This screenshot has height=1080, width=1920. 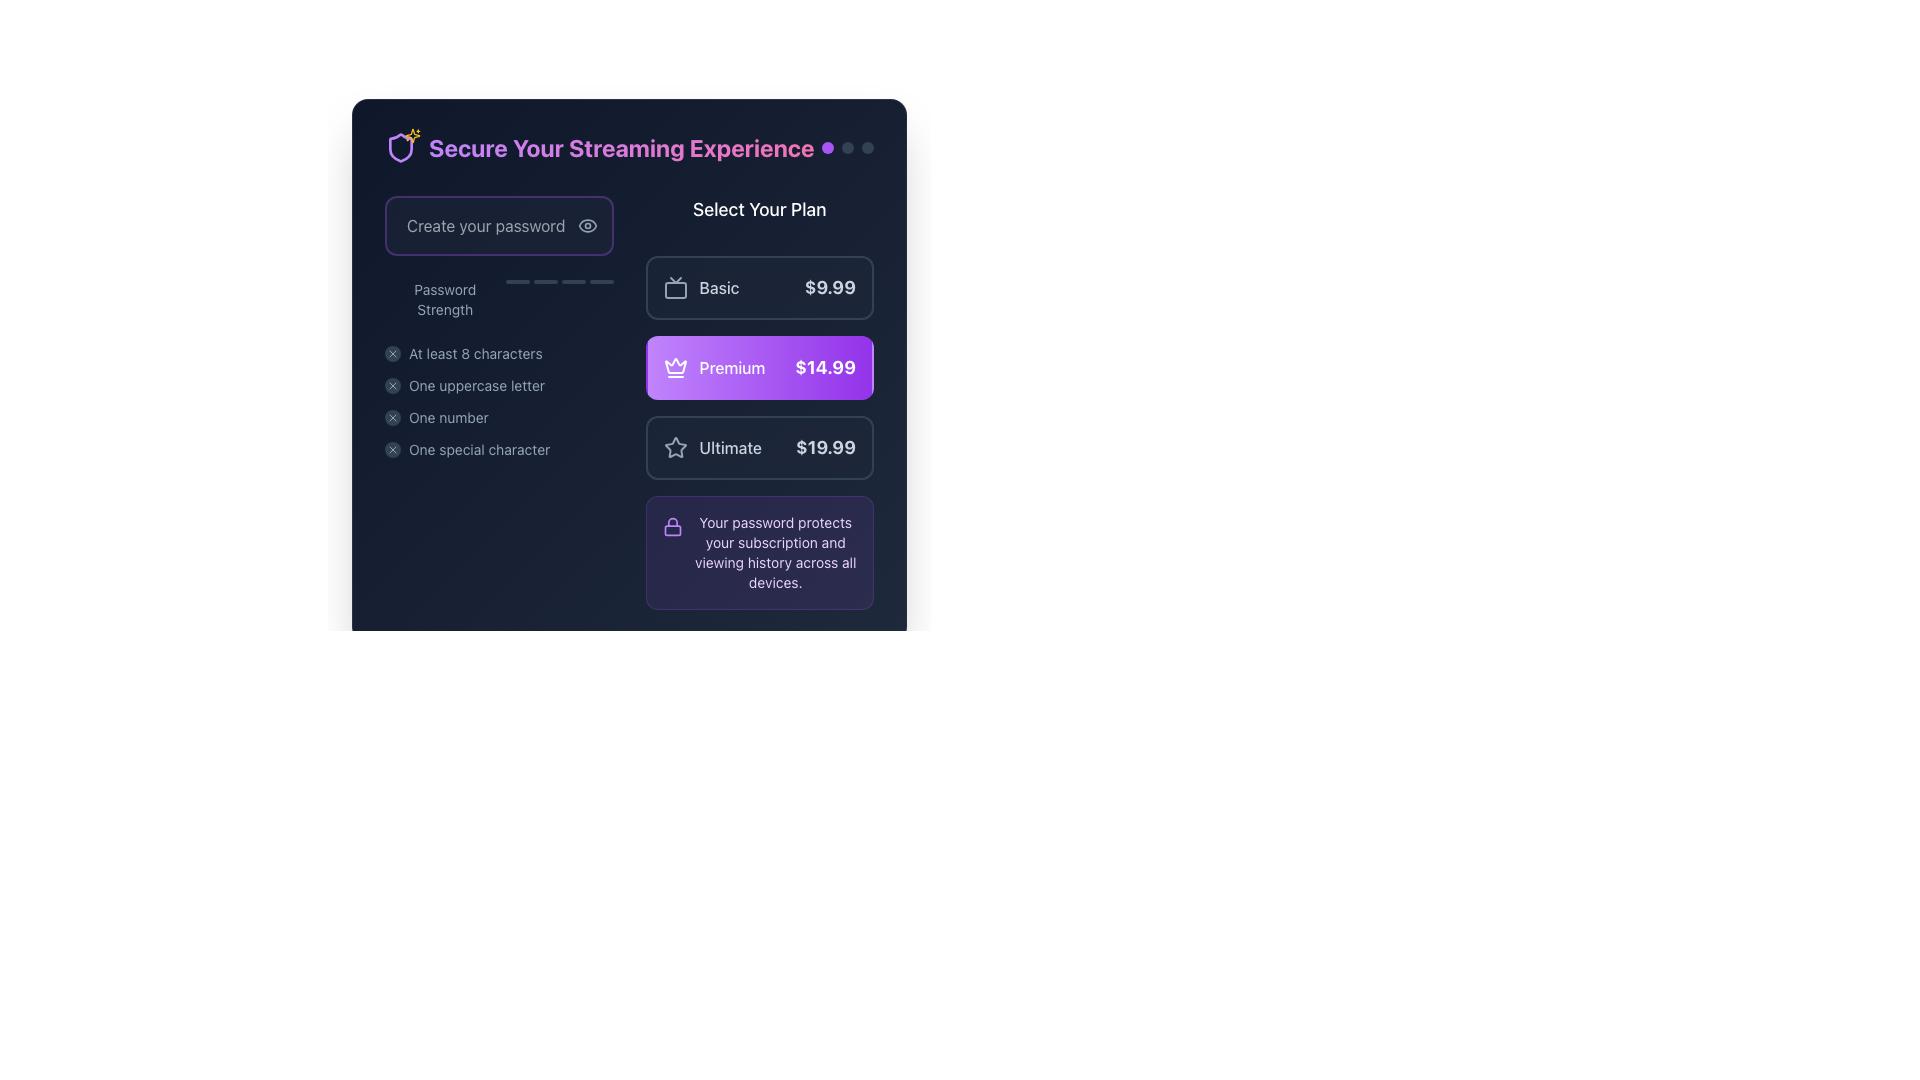 What do you see at coordinates (848, 146) in the screenshot?
I see `the middle circular progress indicator, which is dark gray` at bounding box center [848, 146].